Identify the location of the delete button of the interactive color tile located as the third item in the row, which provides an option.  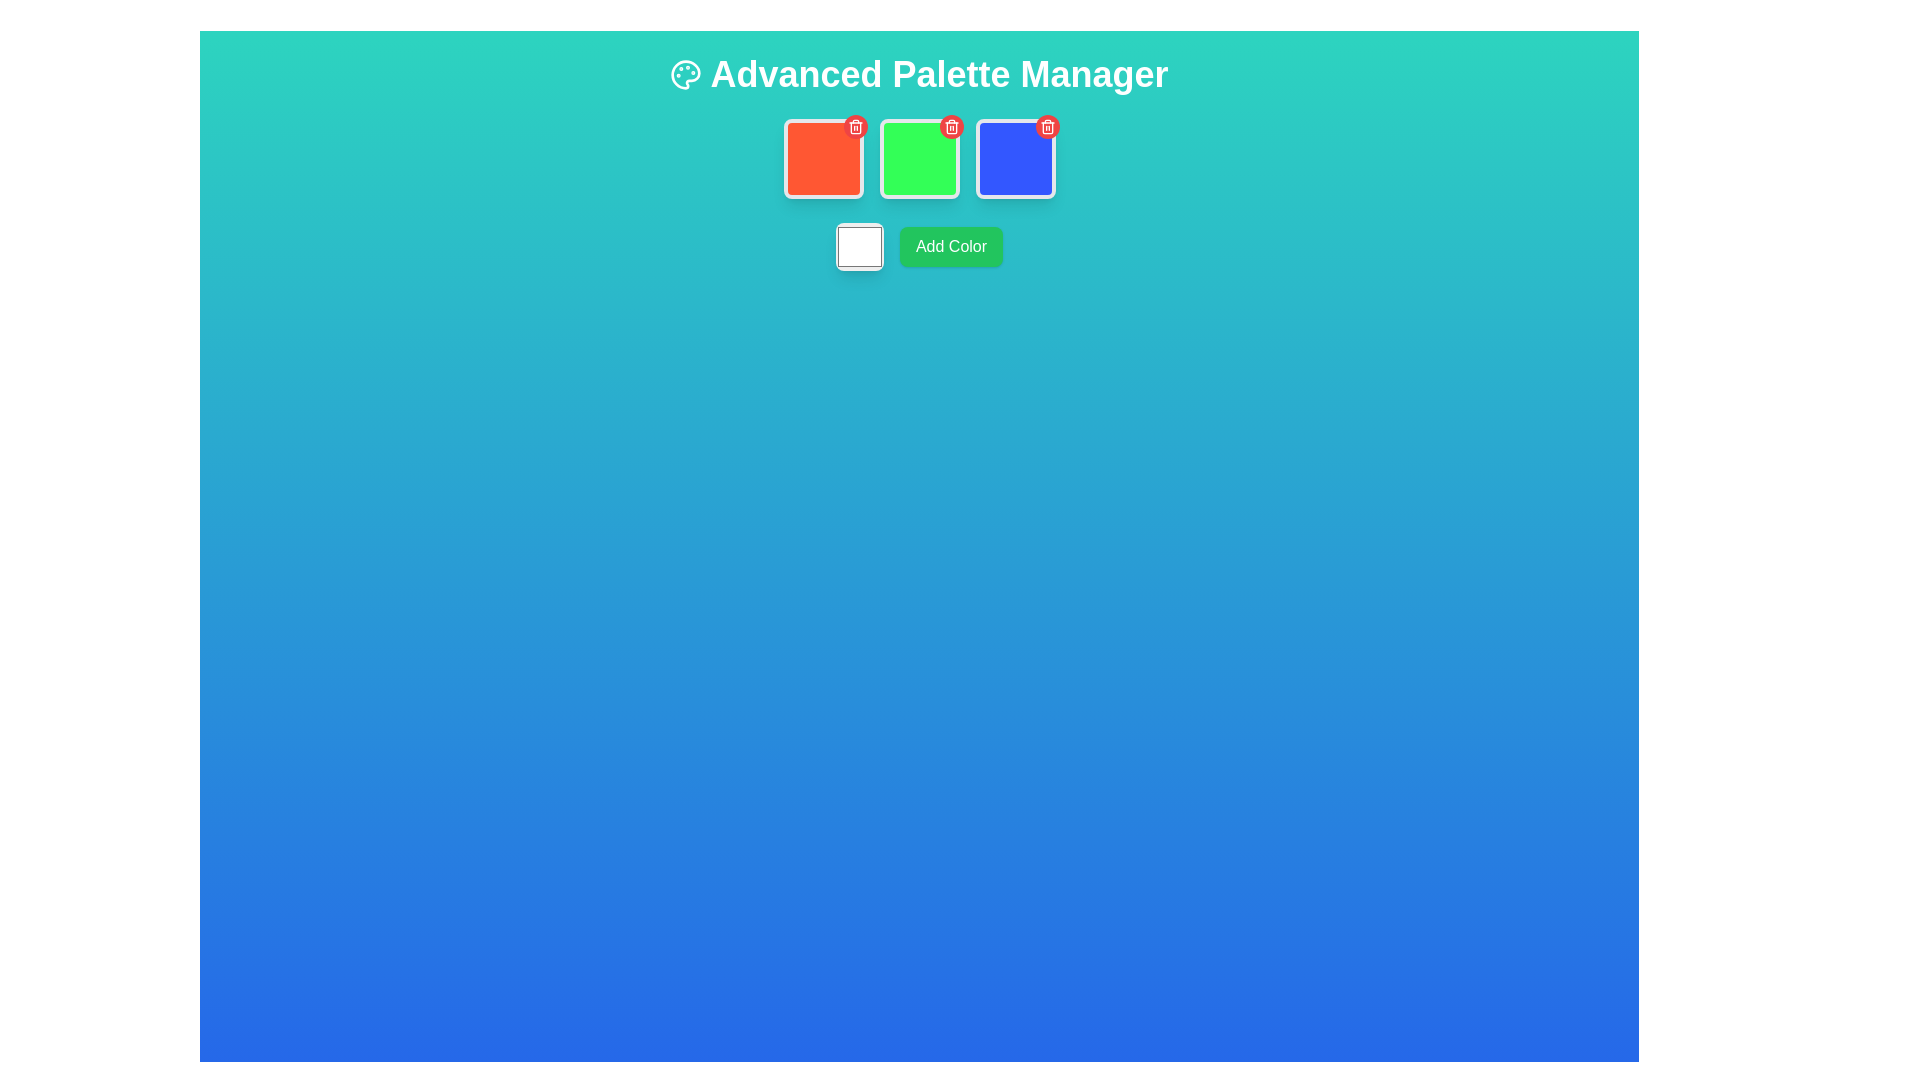
(1015, 157).